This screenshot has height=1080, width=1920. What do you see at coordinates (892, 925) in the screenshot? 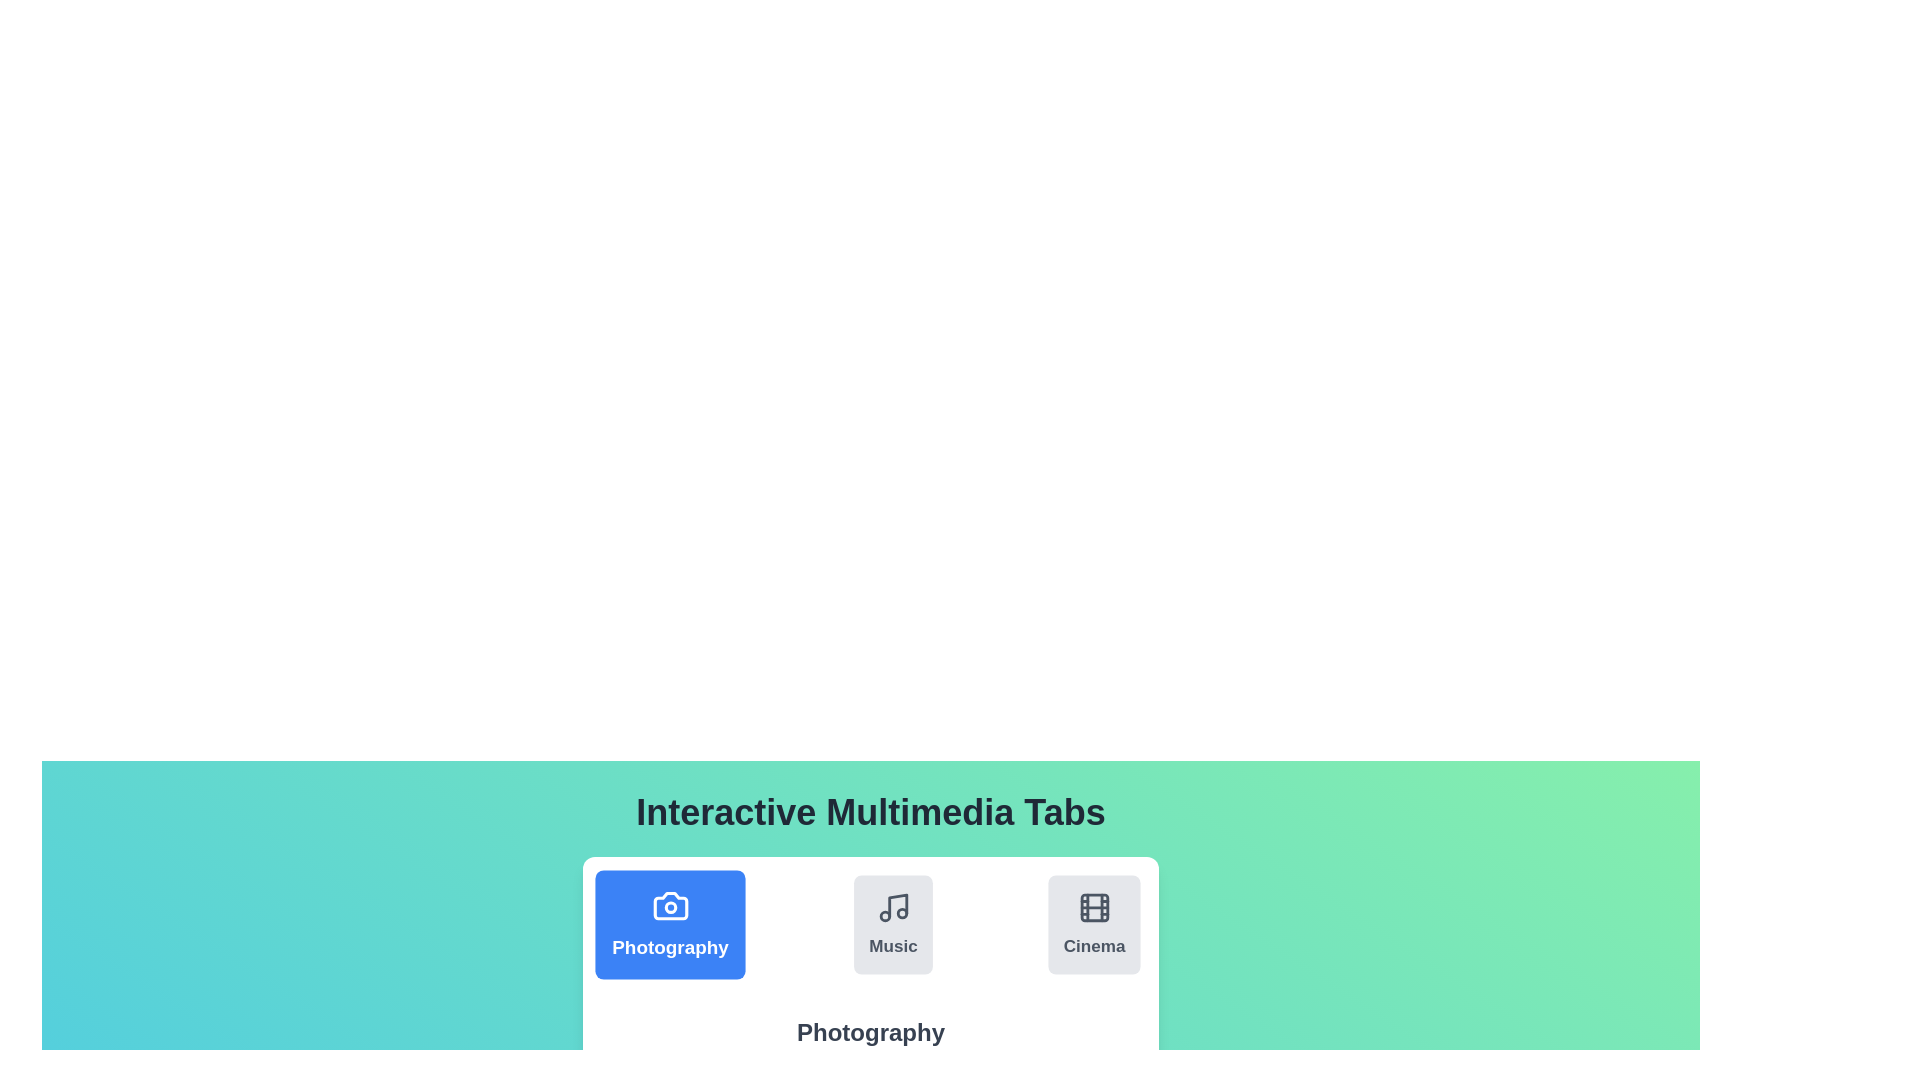
I see `the Music tab` at bounding box center [892, 925].